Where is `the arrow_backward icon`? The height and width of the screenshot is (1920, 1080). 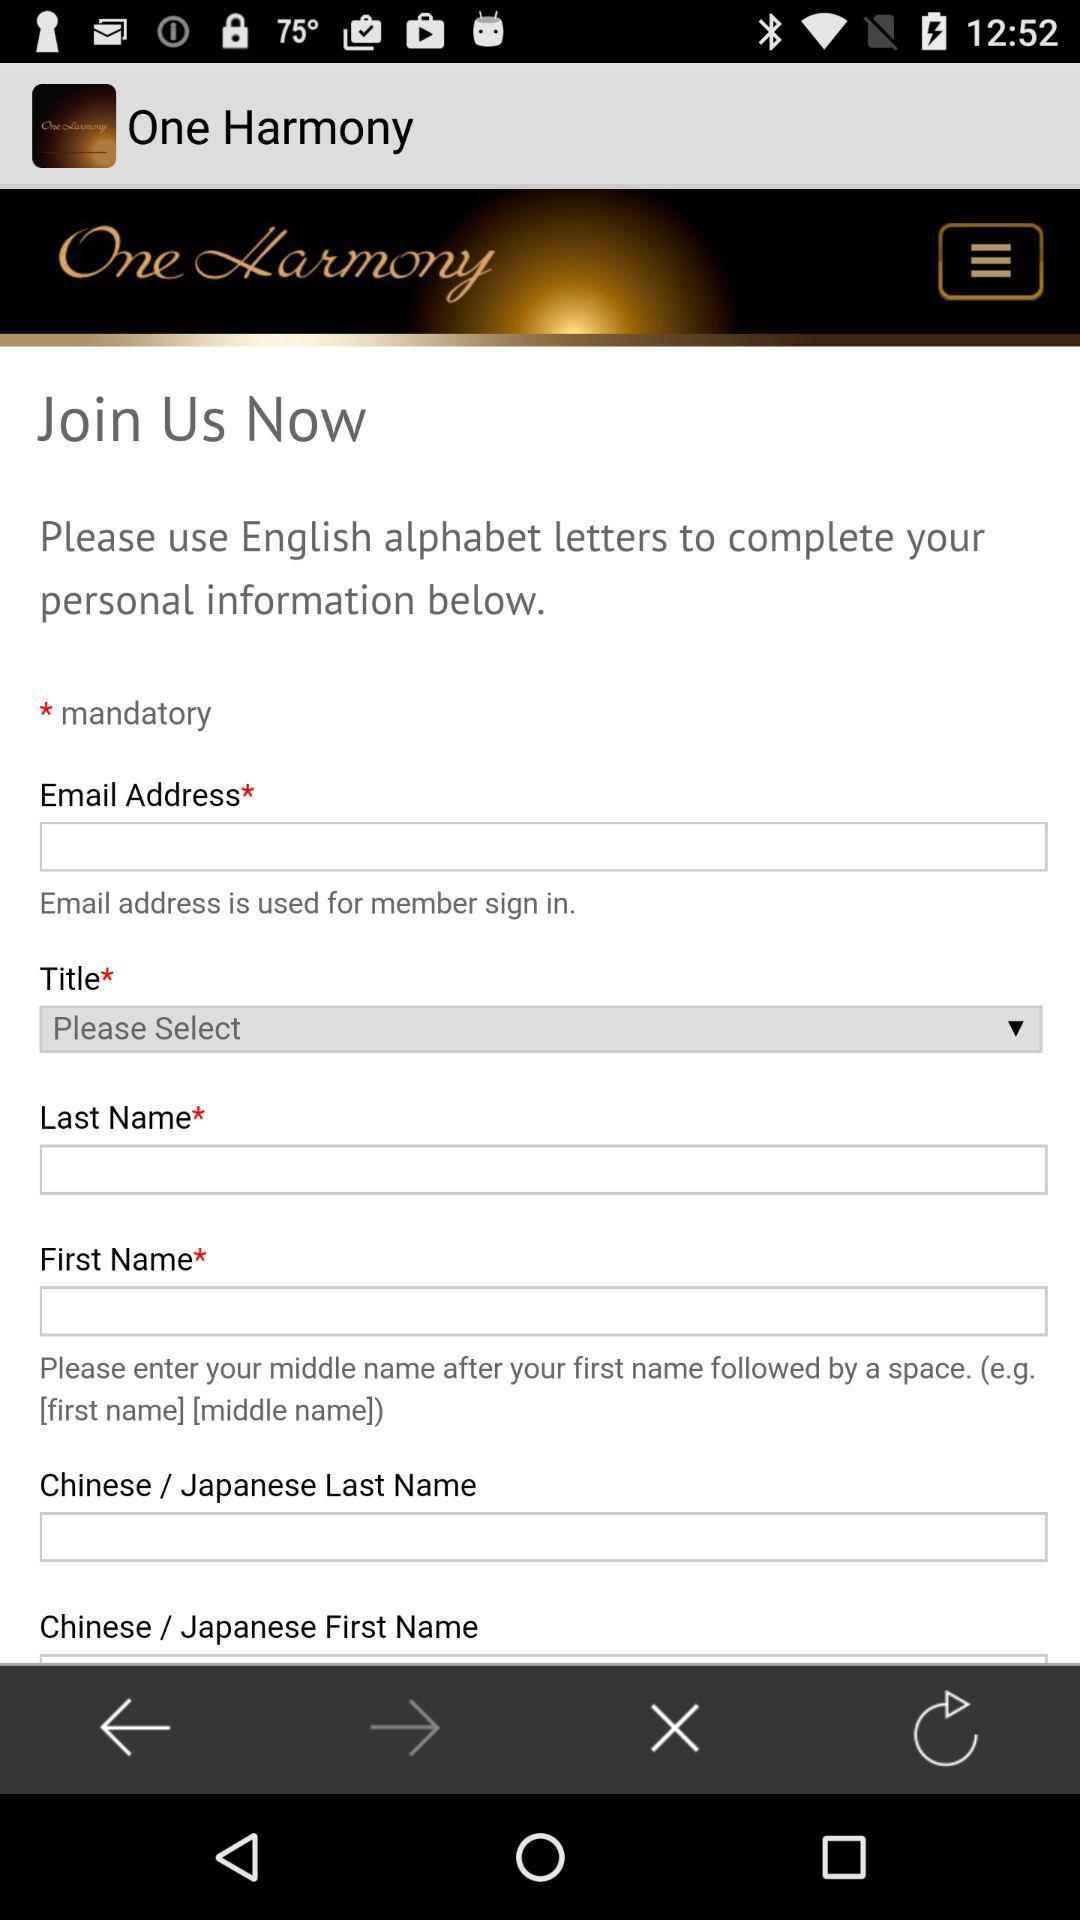 the arrow_backward icon is located at coordinates (135, 1848).